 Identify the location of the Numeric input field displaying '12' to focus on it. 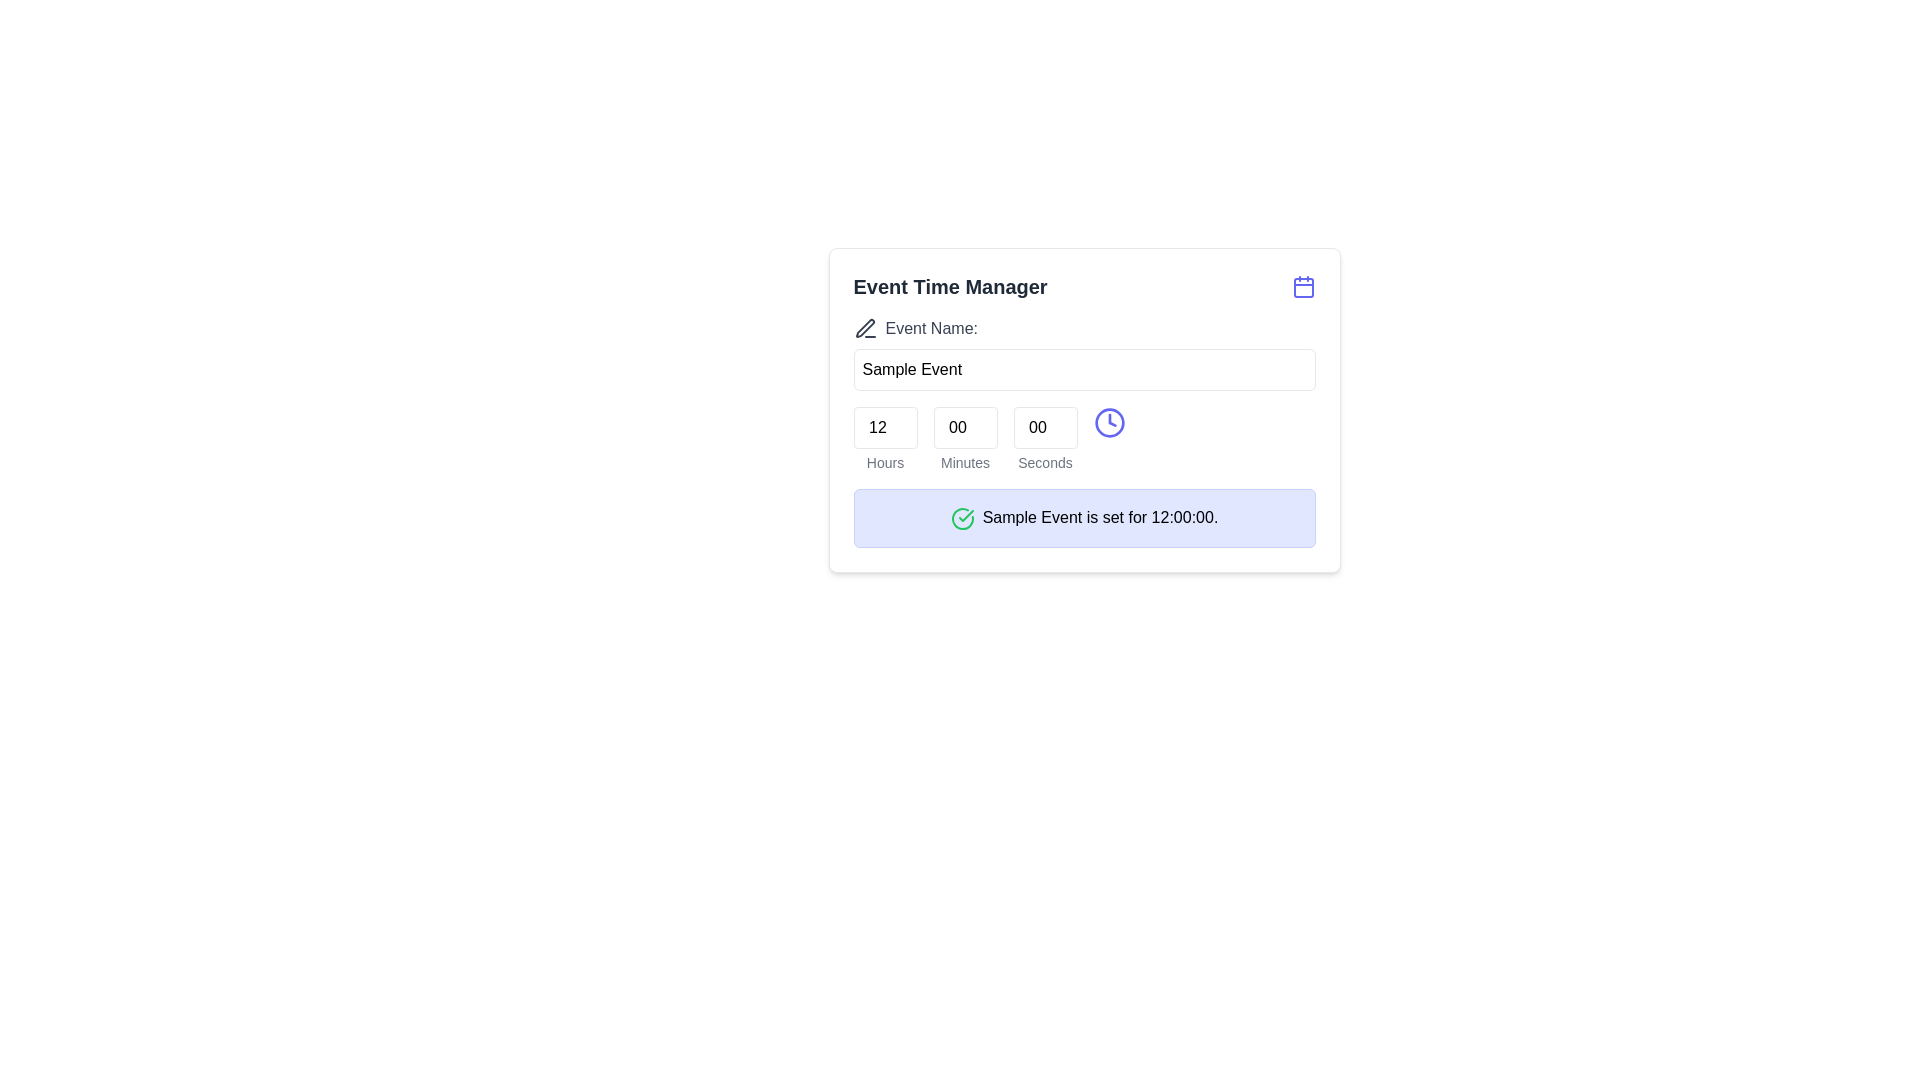
(884, 427).